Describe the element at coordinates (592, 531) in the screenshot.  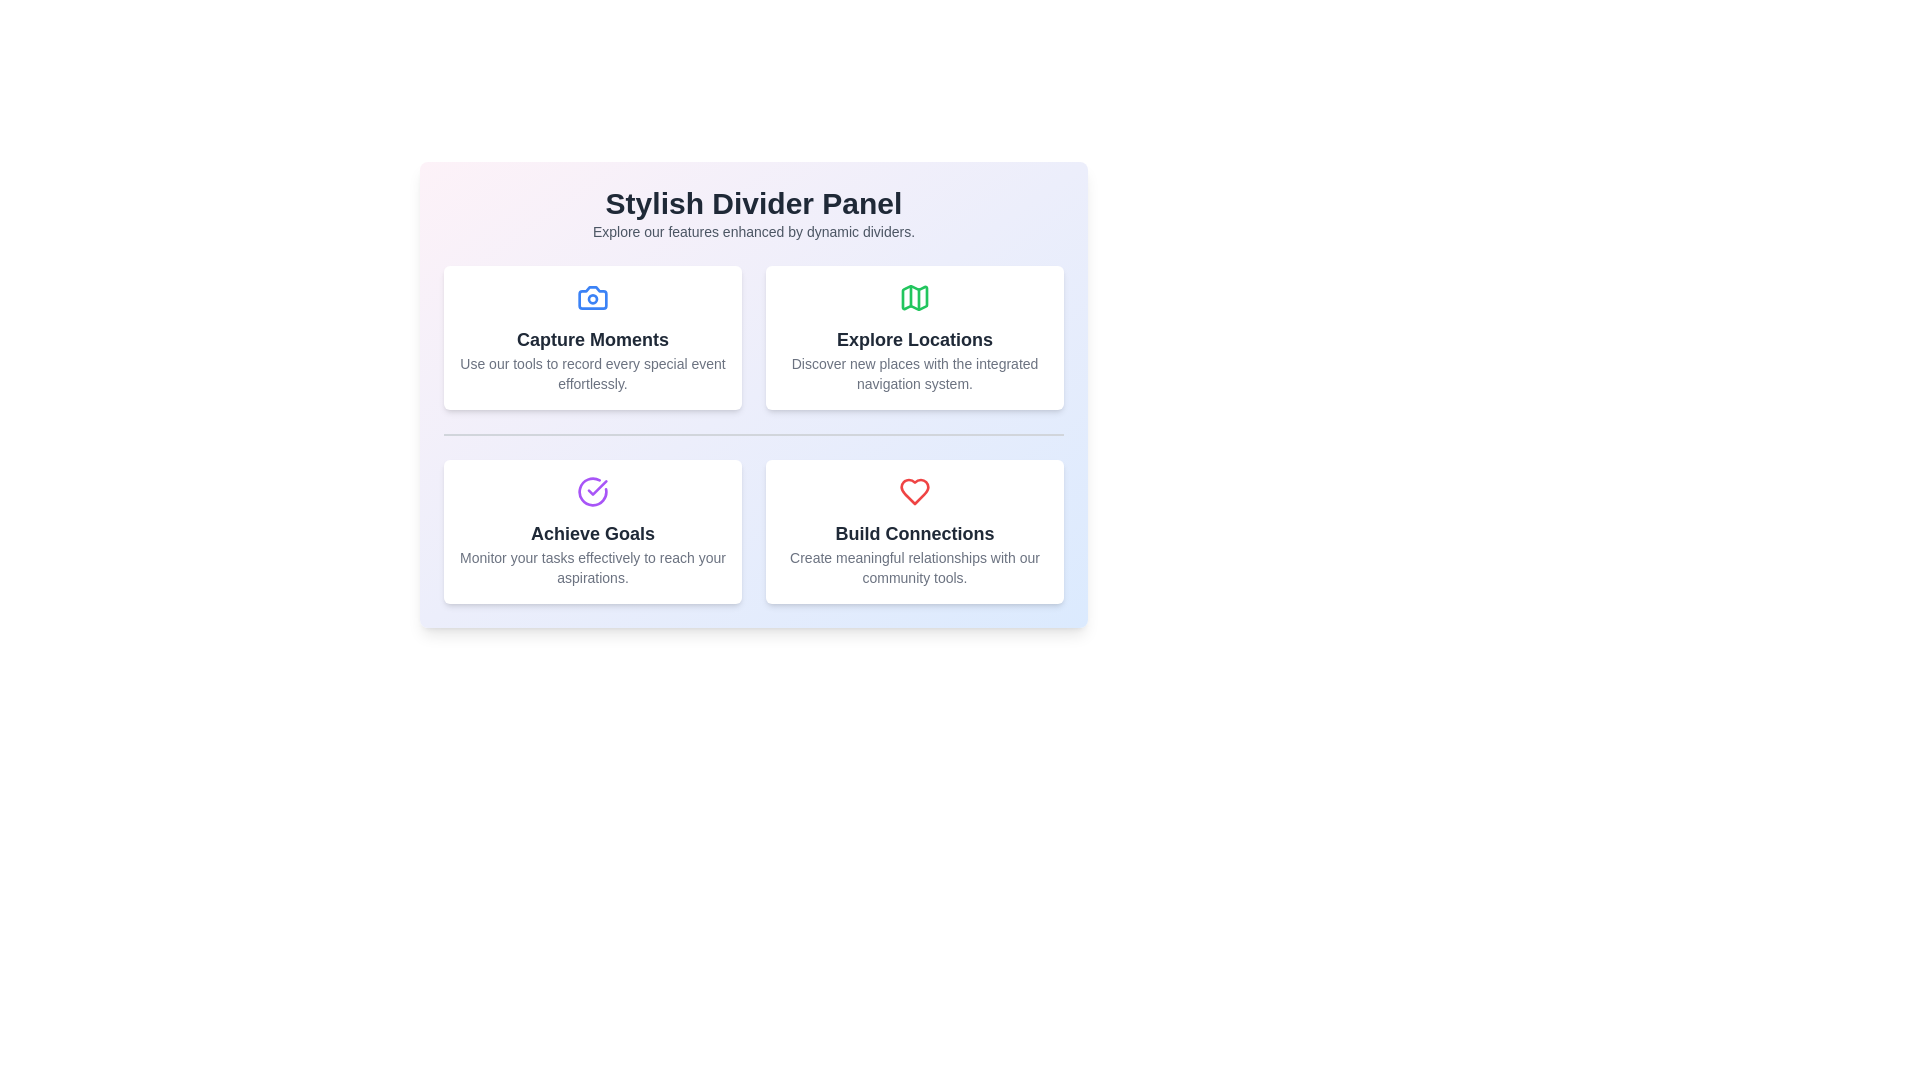
I see `the Informational Panel titled 'Achieve Goals', which features a purple checkmark icon, a bold title, and descriptive text, located in the second row and first column of the grid layout` at that location.